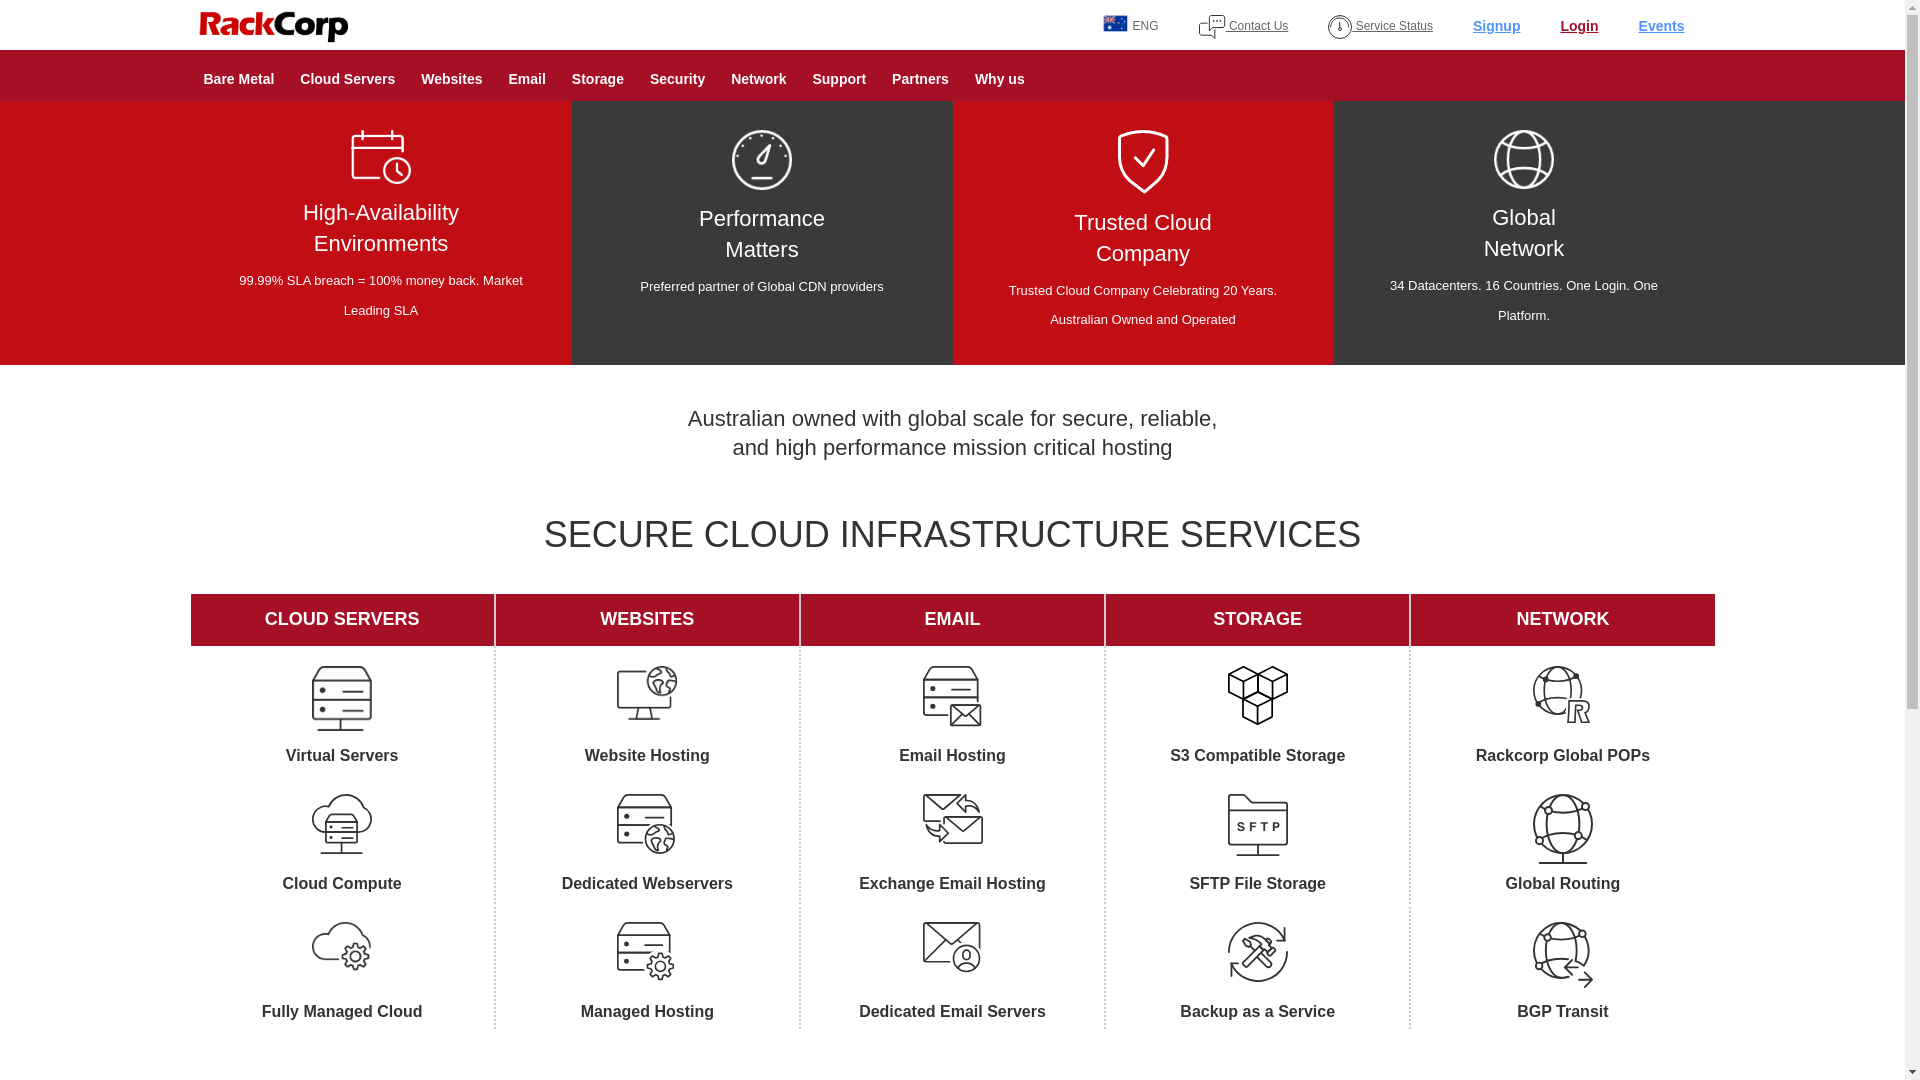 The width and height of the screenshot is (1920, 1080). I want to click on 'Contact Us', so click(1242, 27).